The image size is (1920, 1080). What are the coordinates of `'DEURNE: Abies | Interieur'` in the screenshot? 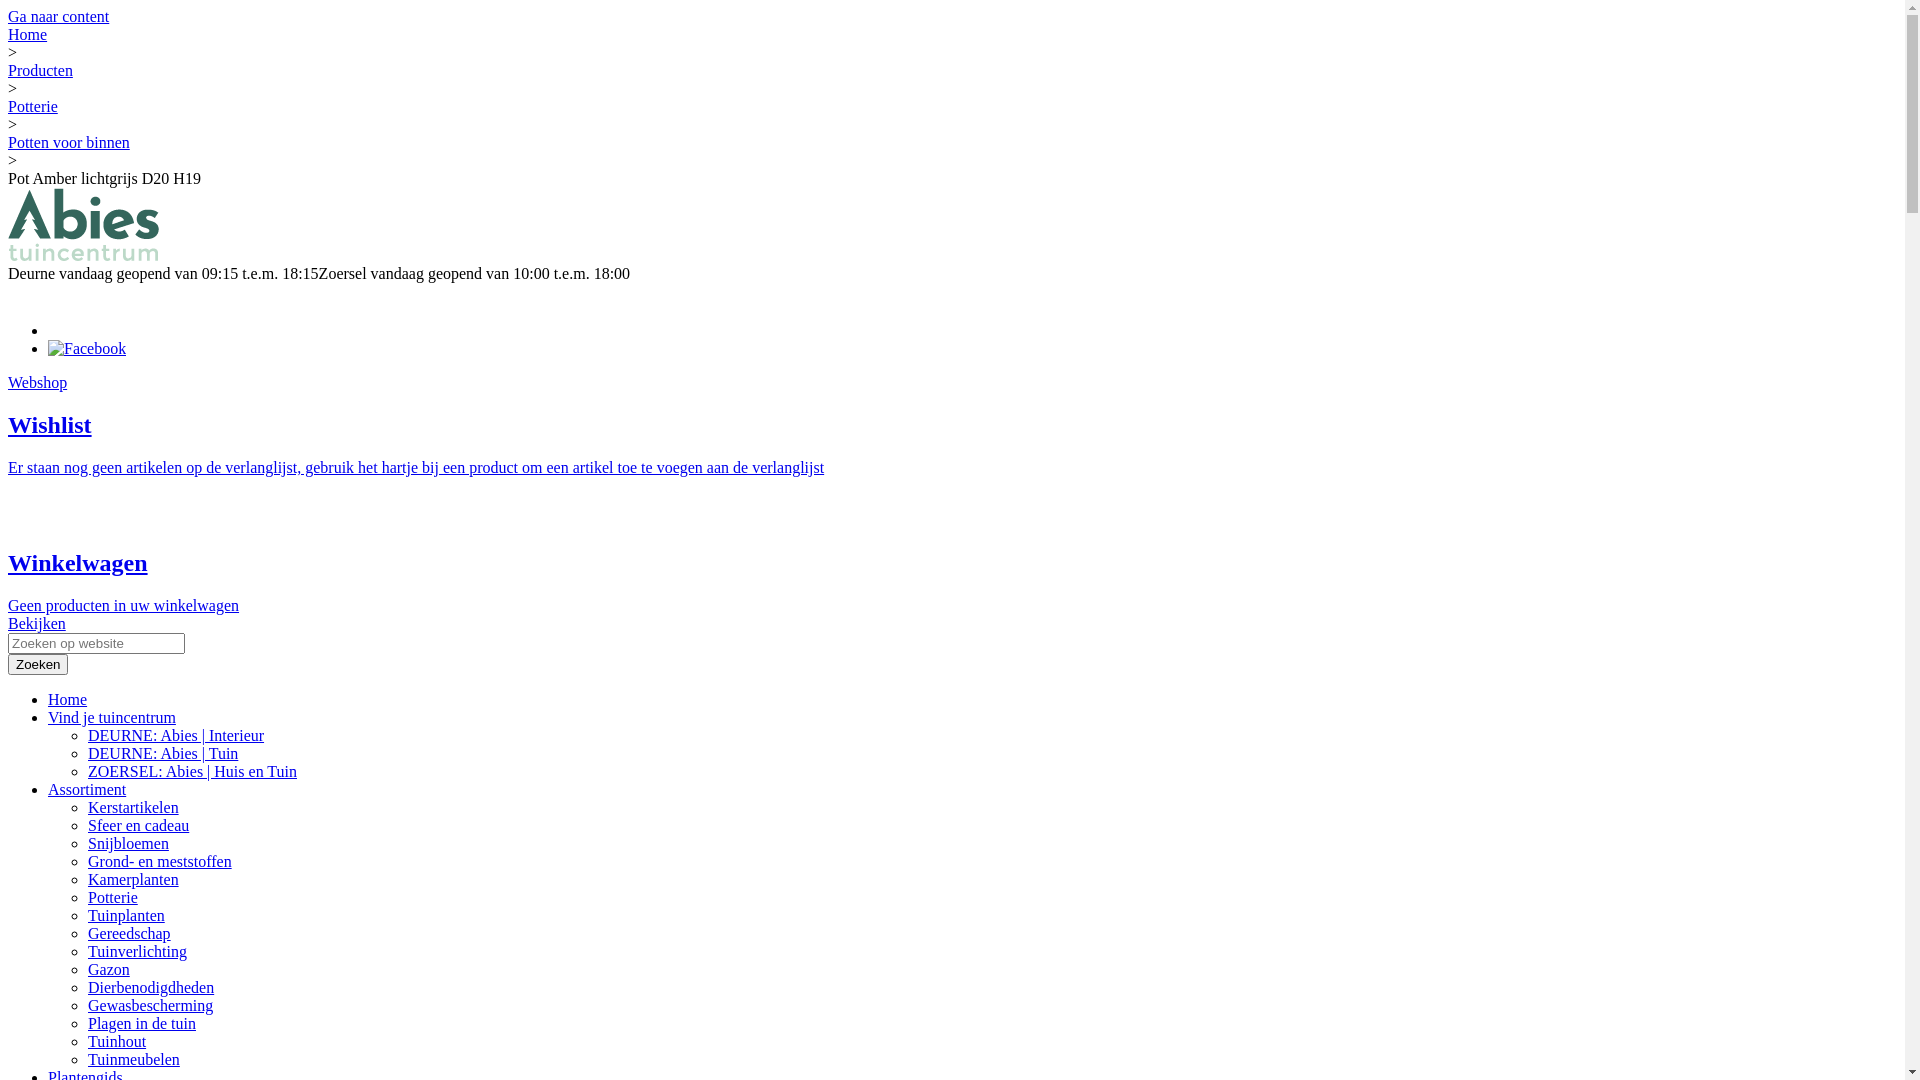 It's located at (176, 735).